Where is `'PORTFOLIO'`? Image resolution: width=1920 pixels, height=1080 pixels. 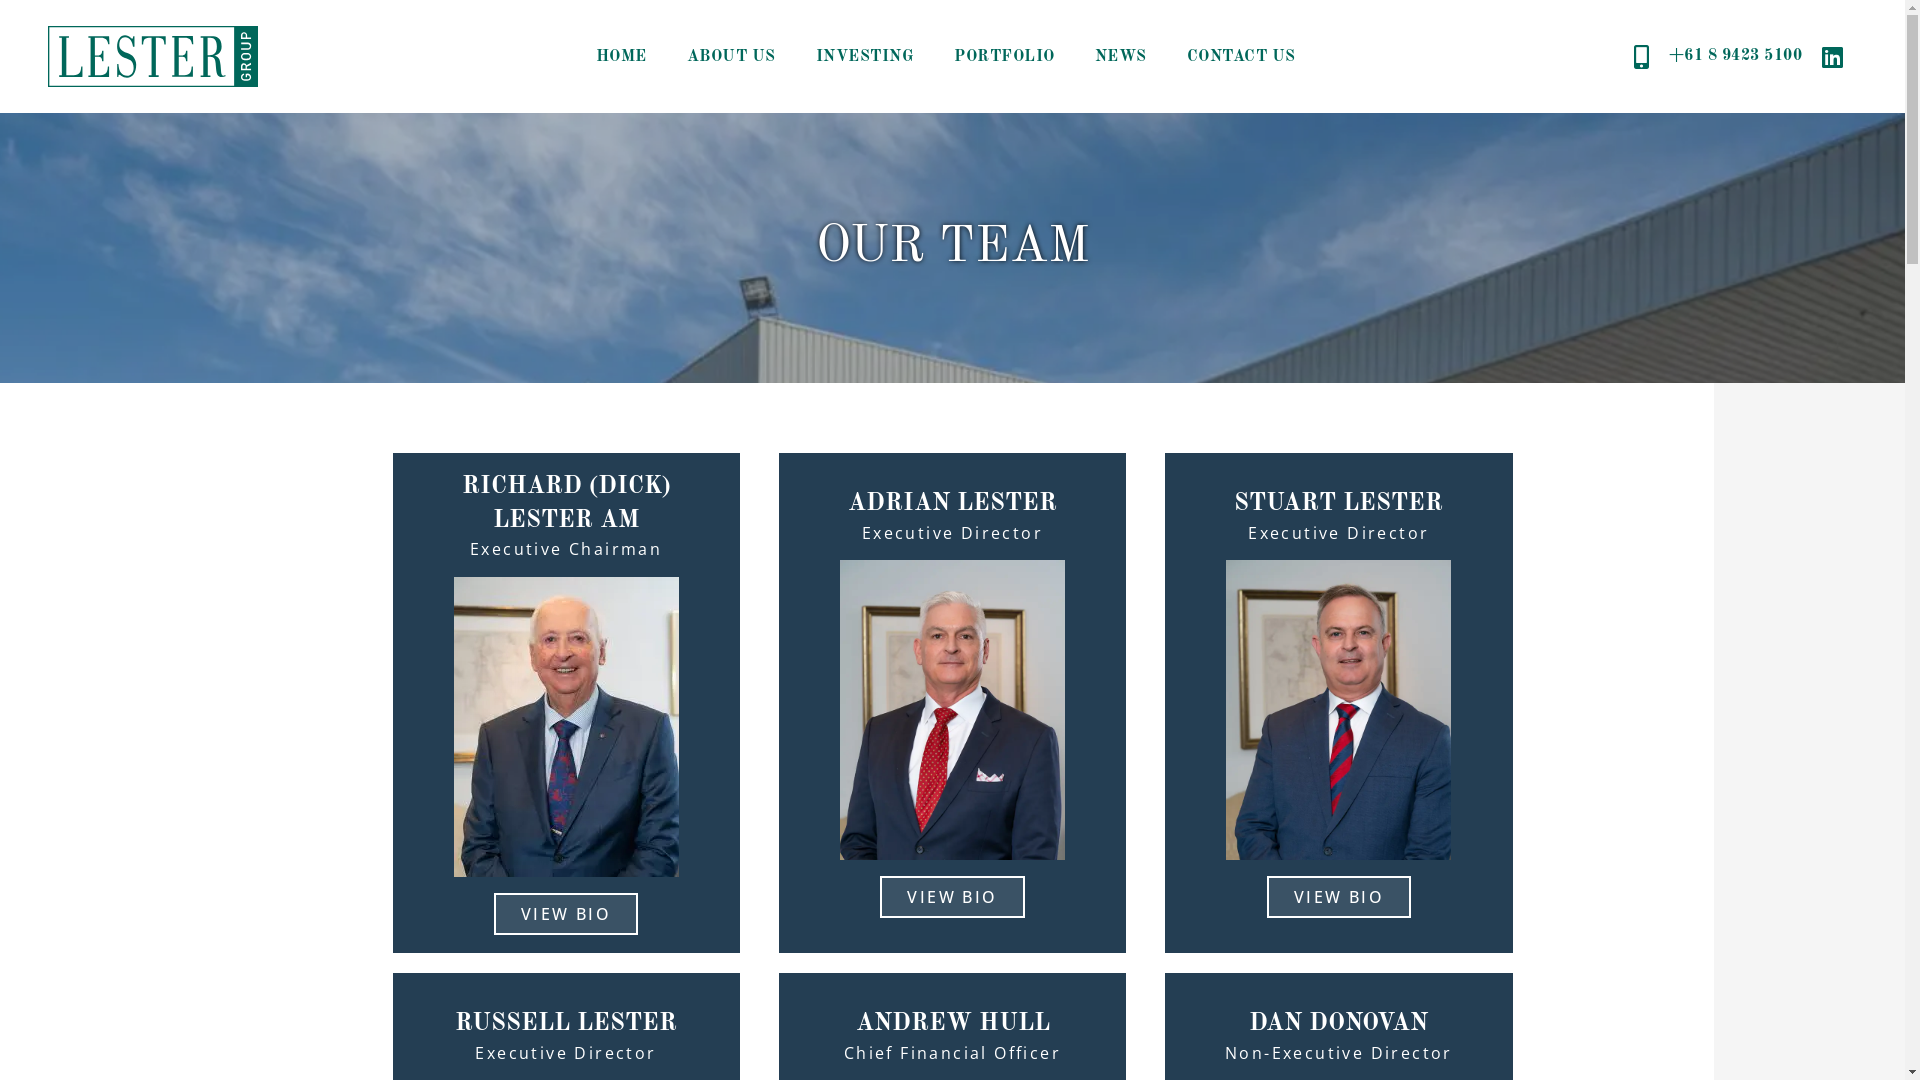 'PORTFOLIO' is located at coordinates (1004, 56).